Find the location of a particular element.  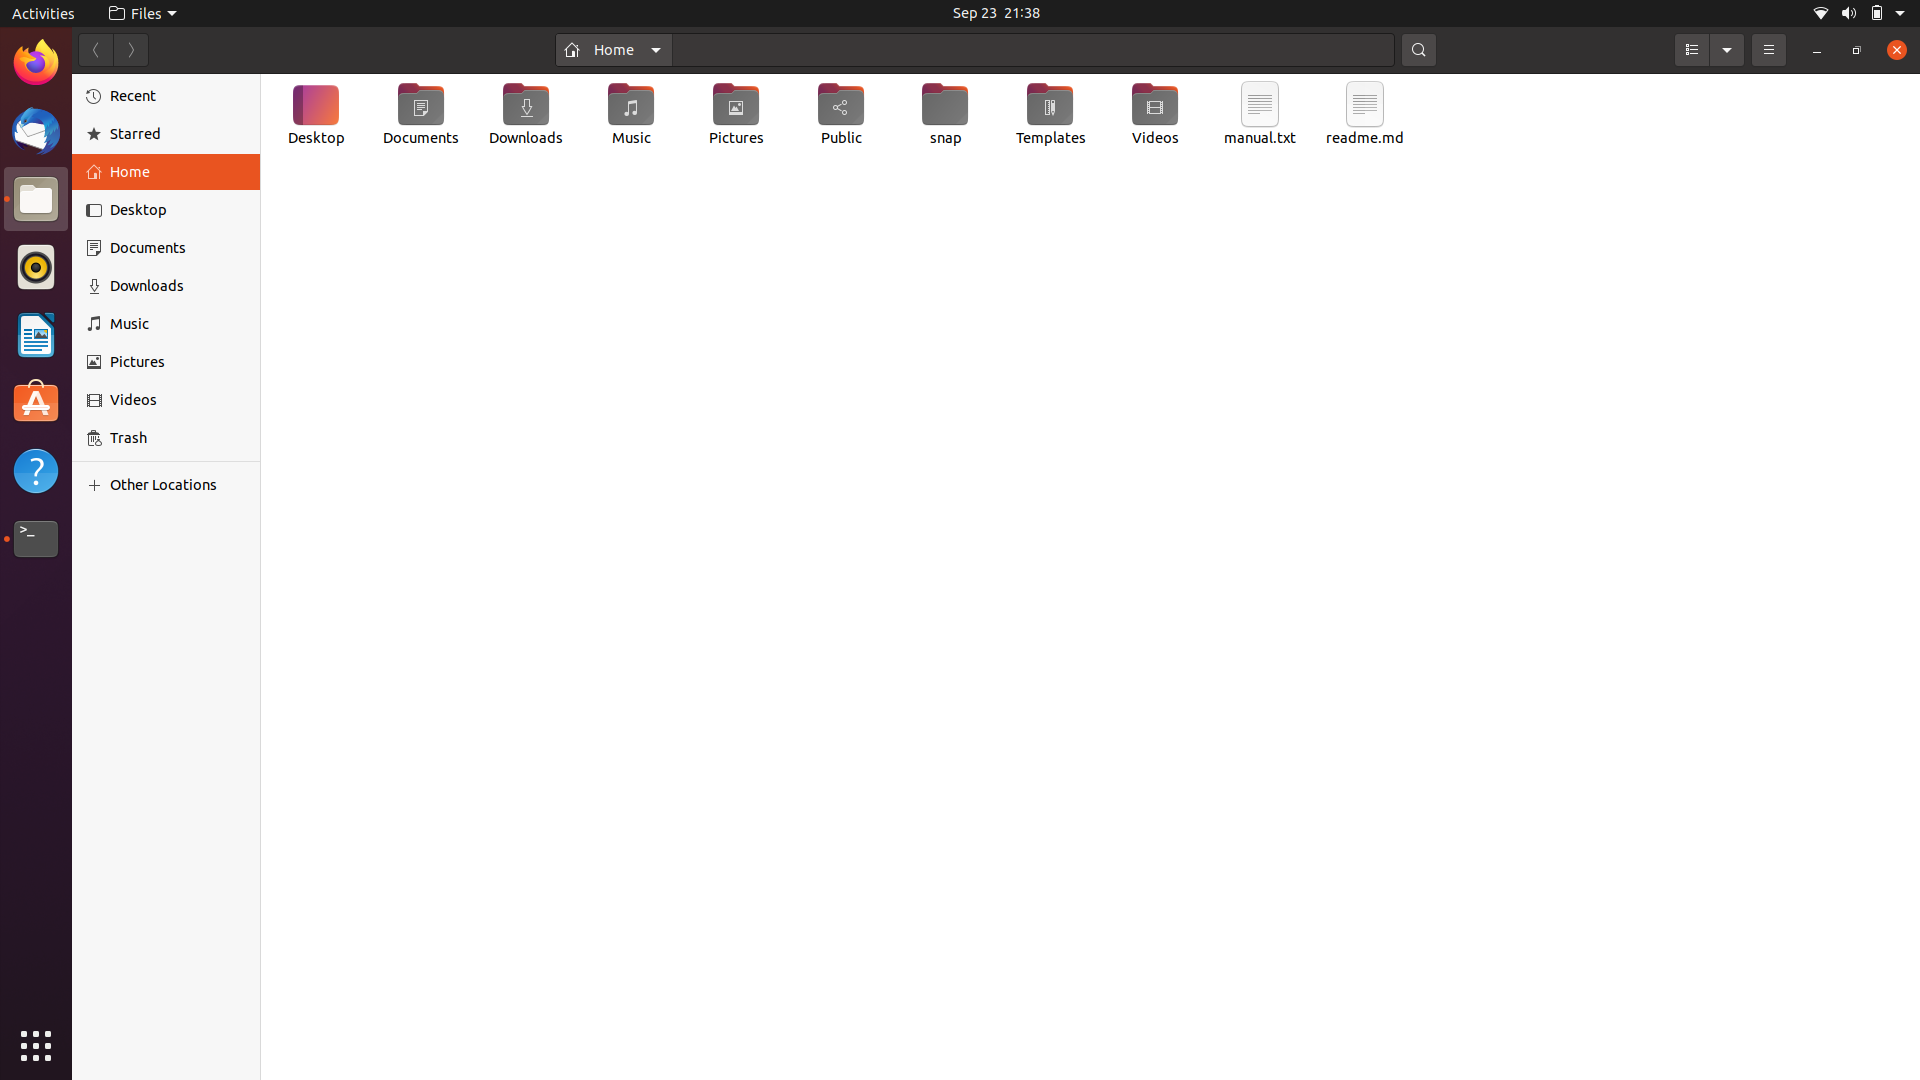

Extend the display window to full screen size is located at coordinates (1854, 49).